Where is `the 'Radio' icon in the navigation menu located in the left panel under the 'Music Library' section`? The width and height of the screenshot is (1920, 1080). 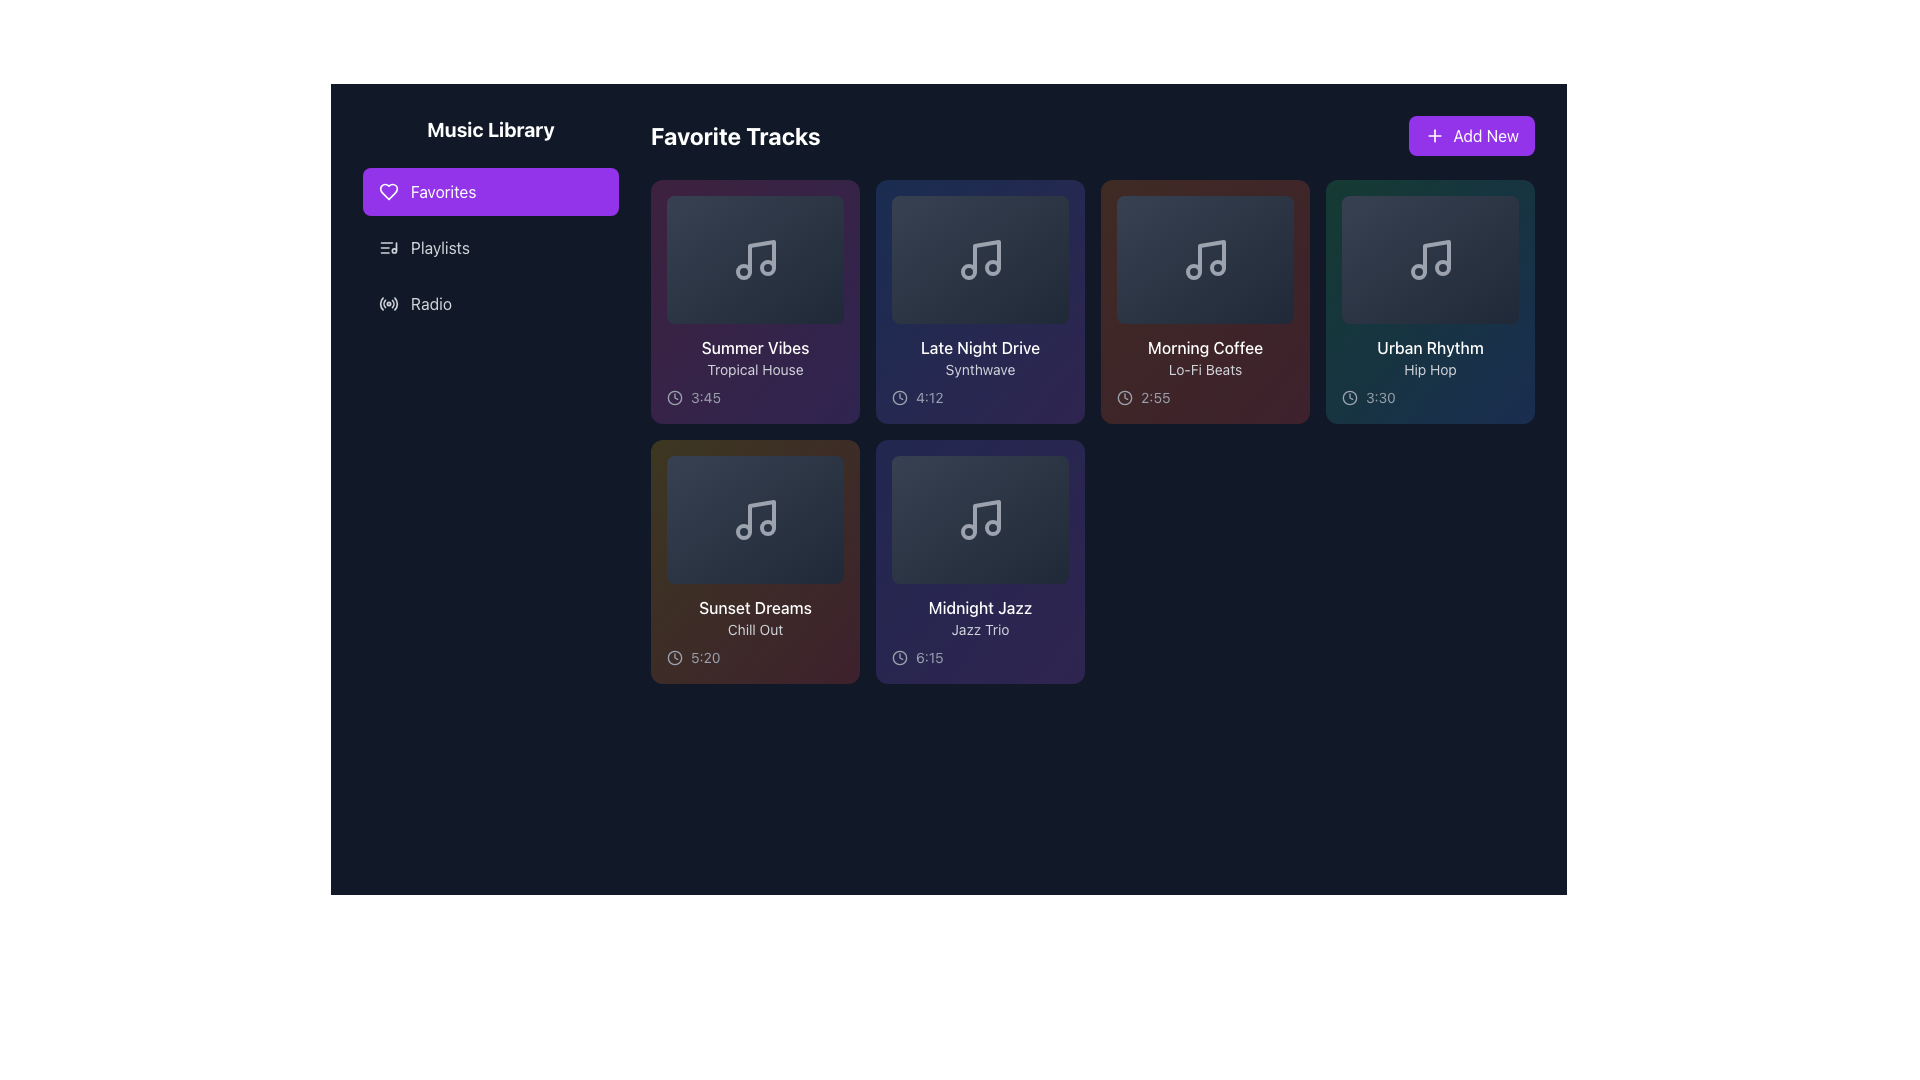 the 'Radio' icon in the navigation menu located in the left panel under the 'Music Library' section is located at coordinates (388, 304).